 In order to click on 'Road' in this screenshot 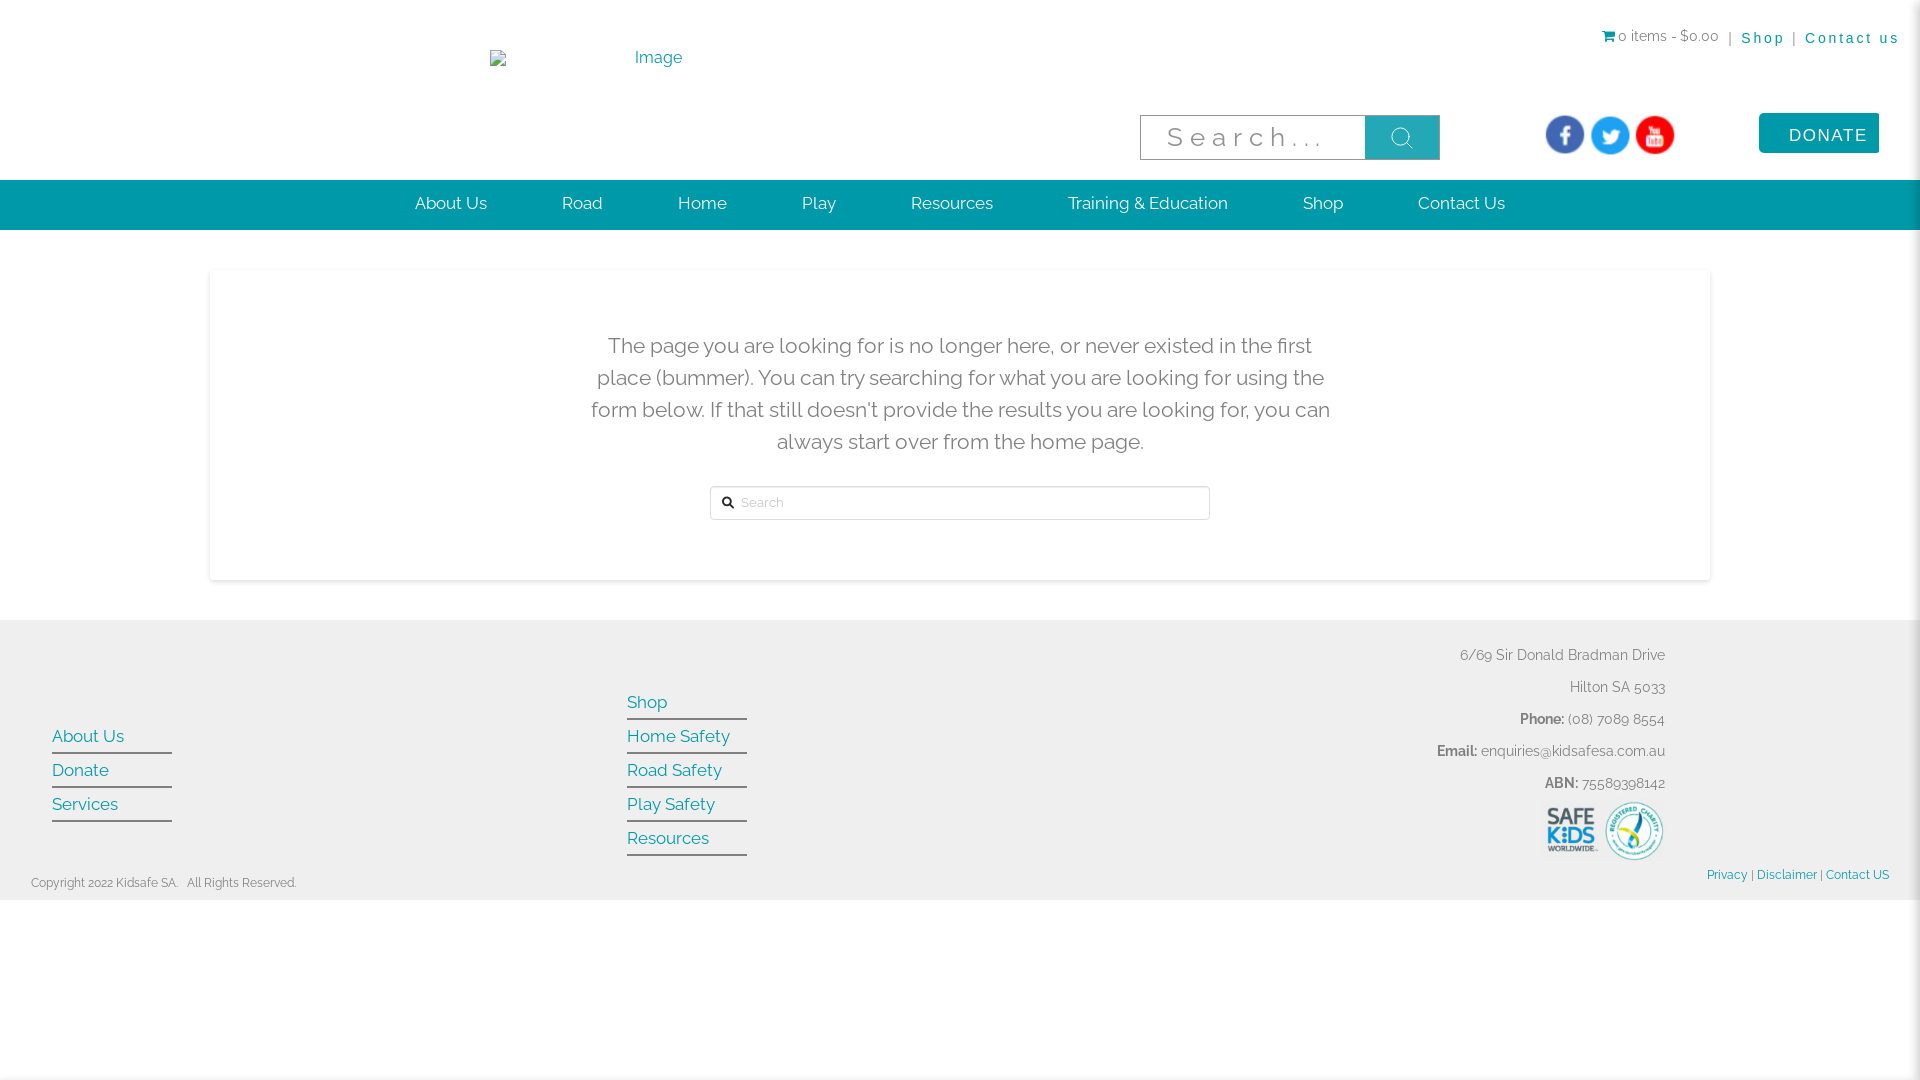, I will do `click(580, 204)`.